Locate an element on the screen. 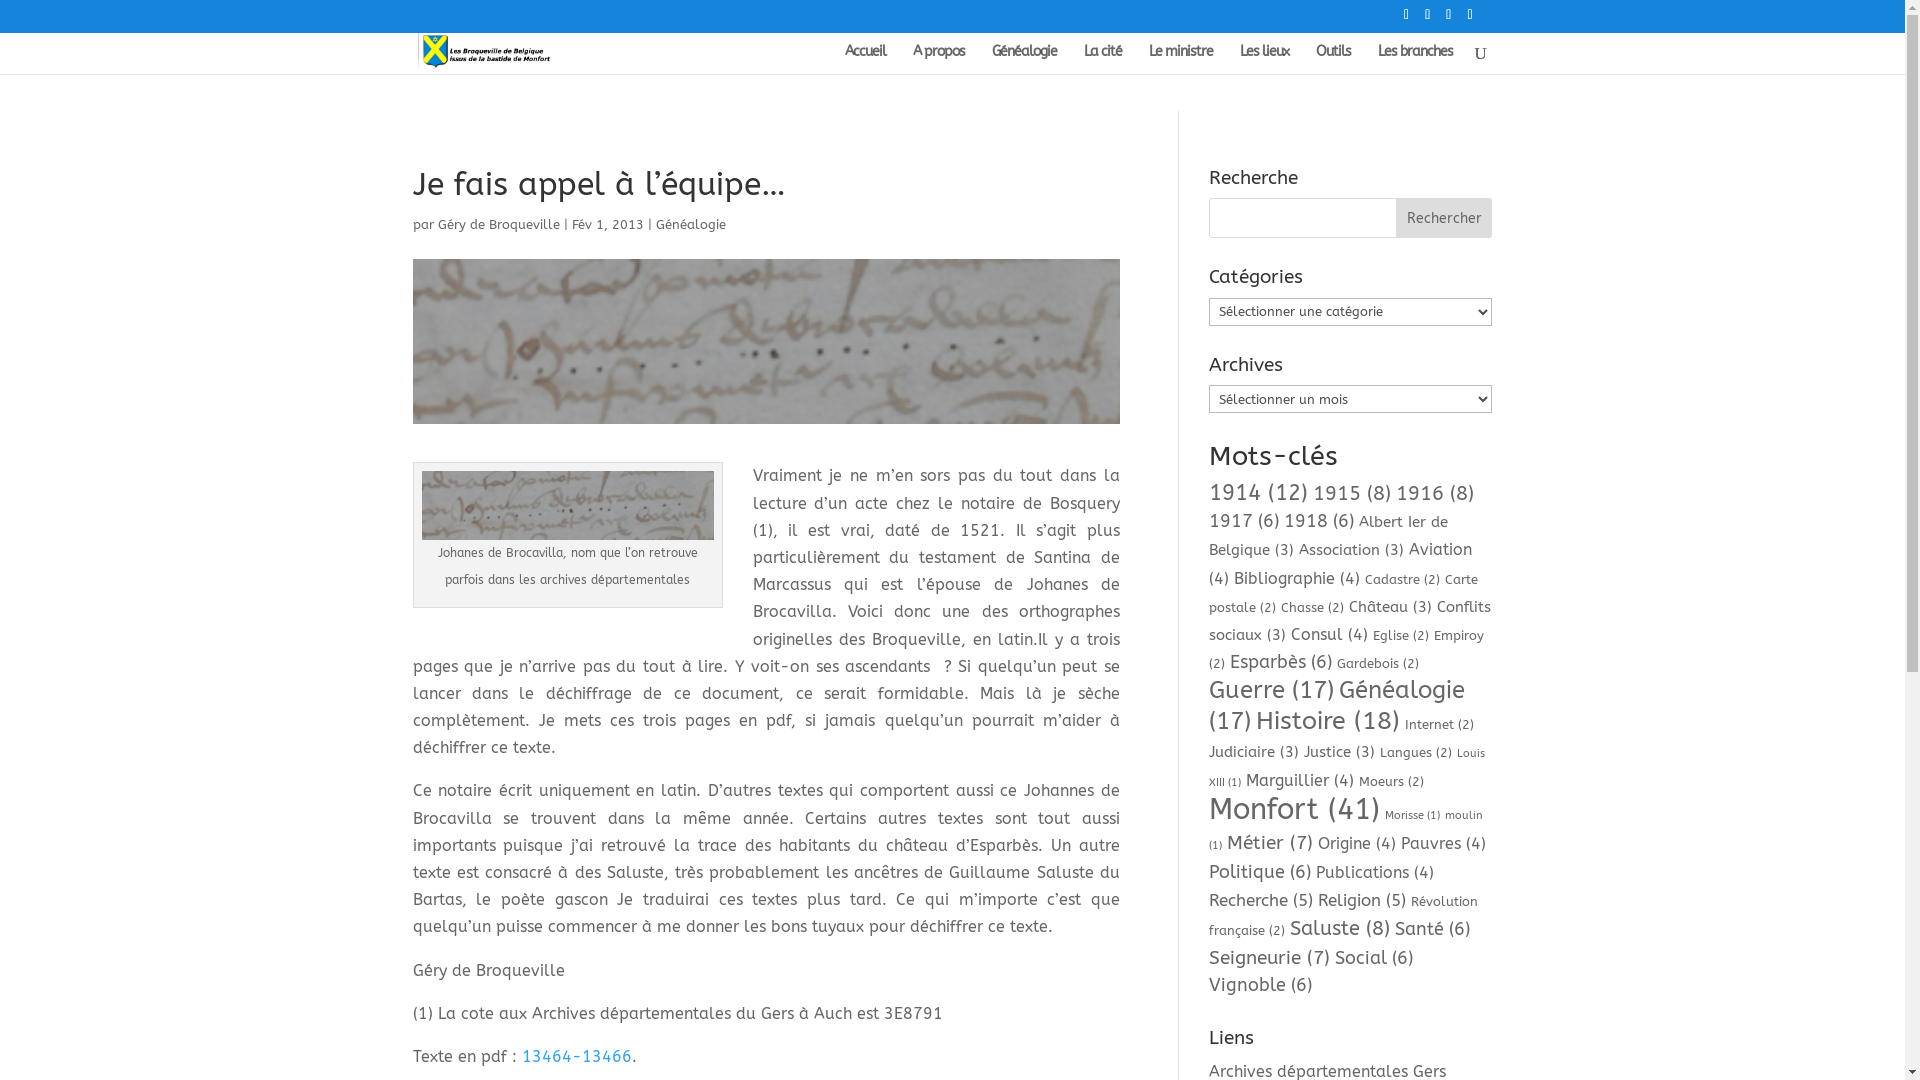 The width and height of the screenshot is (1920, 1080). 'Histoire (18)' is located at coordinates (1328, 720).